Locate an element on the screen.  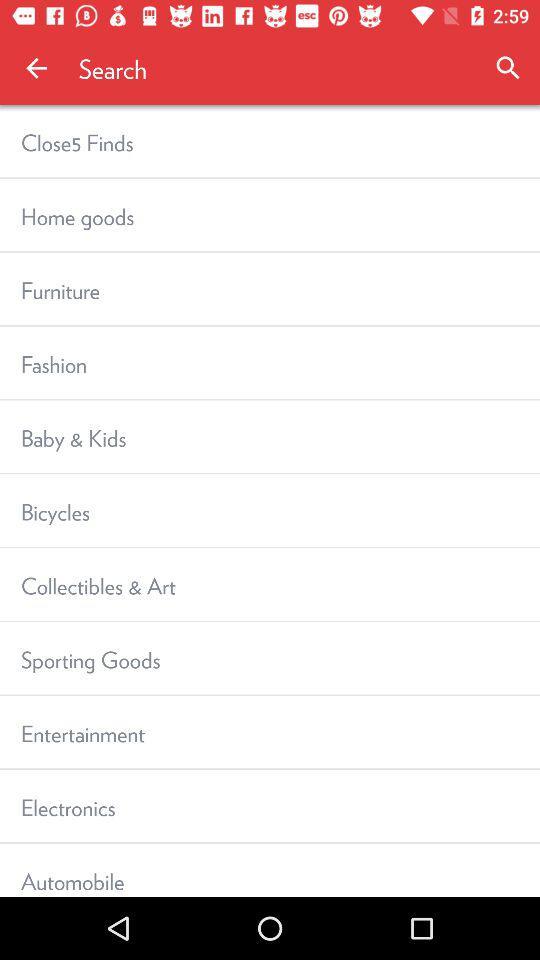
icon next to search item is located at coordinates (36, 68).